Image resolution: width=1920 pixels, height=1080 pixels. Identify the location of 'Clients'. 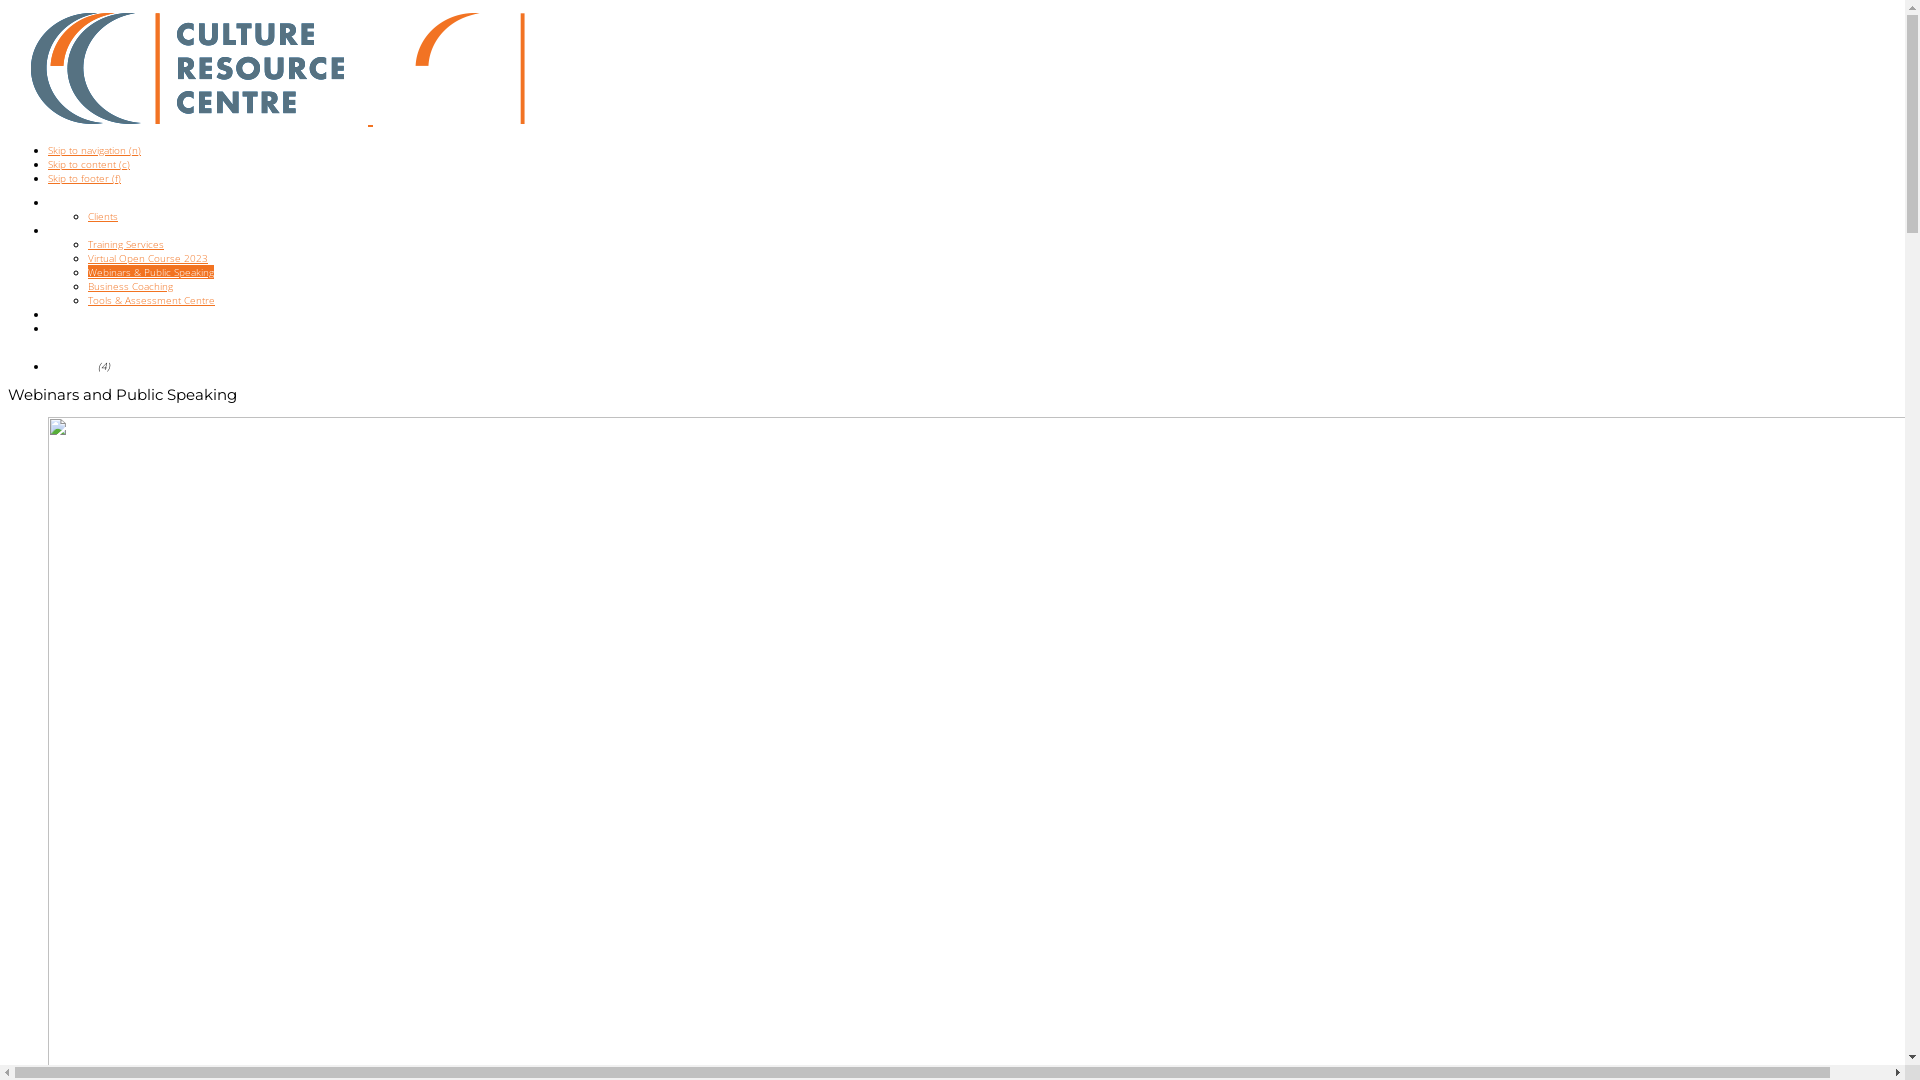
(101, 216).